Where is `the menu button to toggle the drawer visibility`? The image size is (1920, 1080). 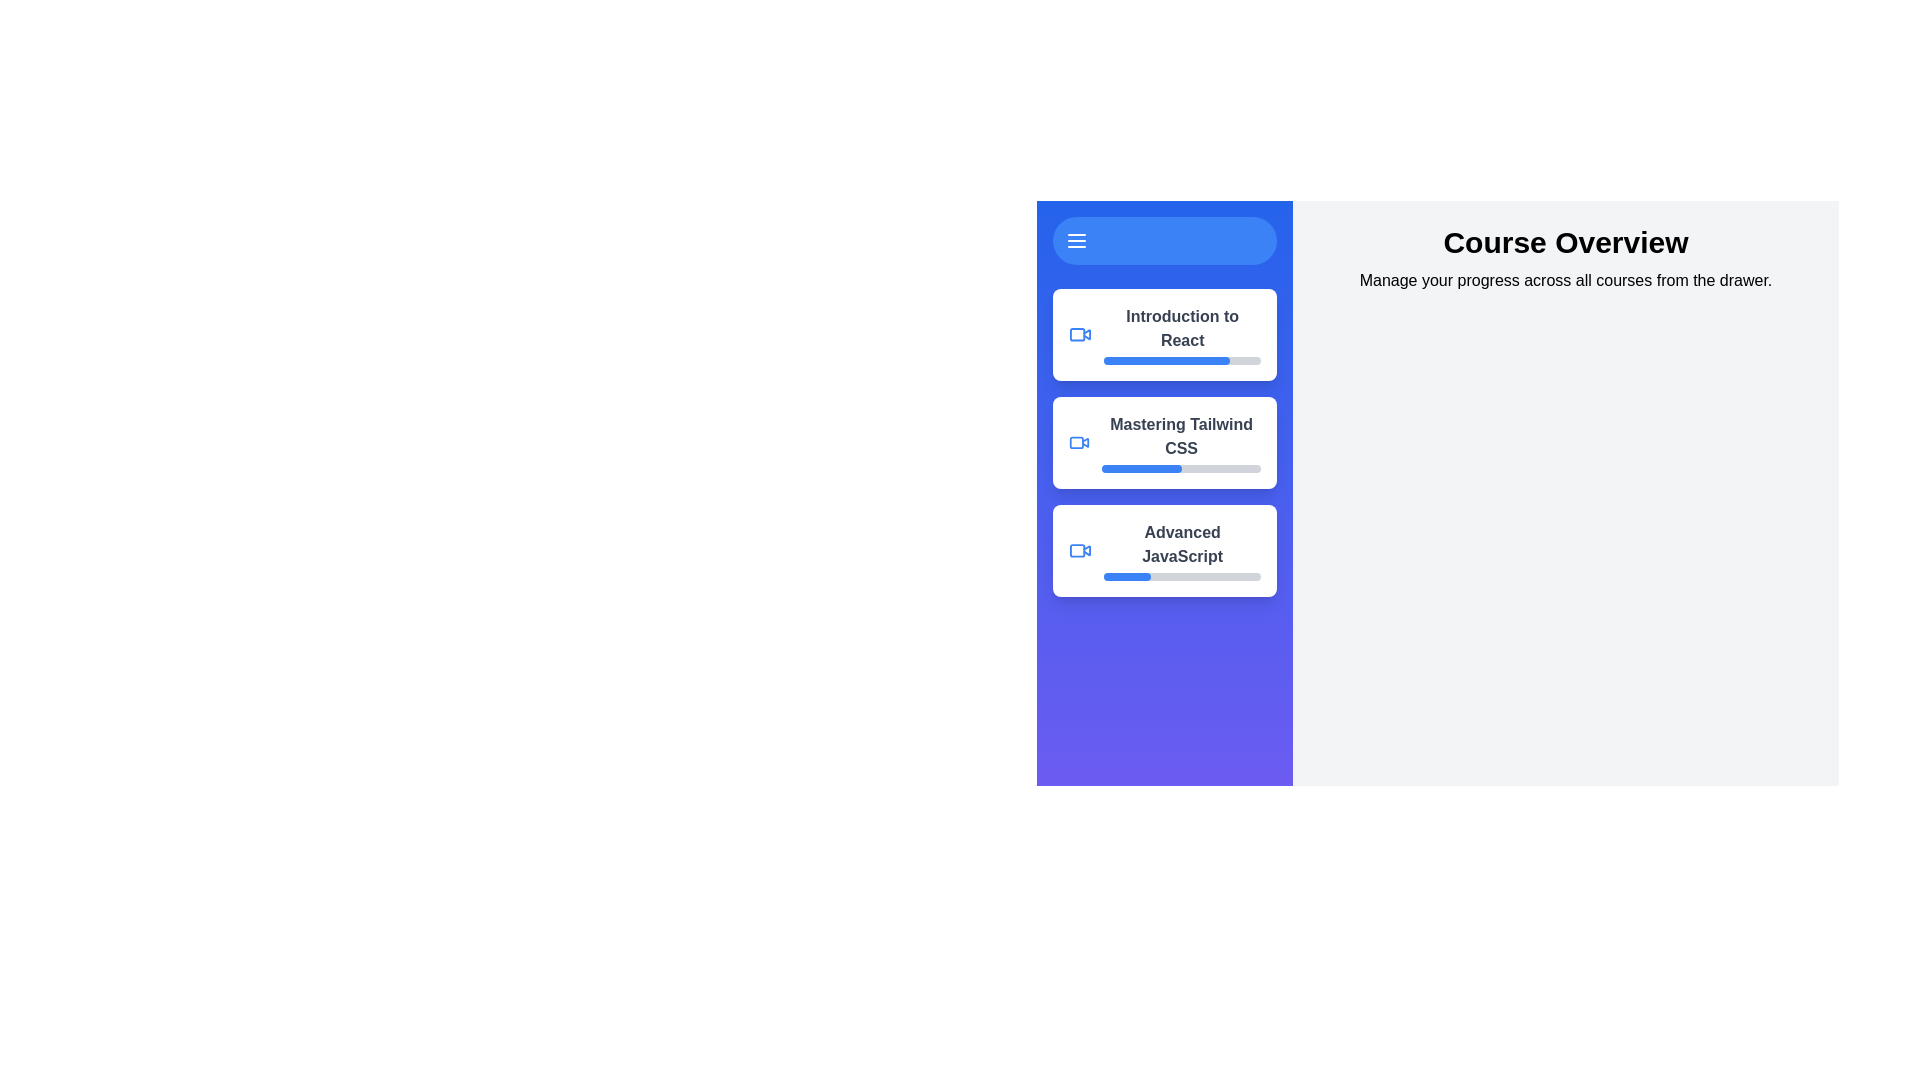
the menu button to toggle the drawer visibility is located at coordinates (1165, 239).